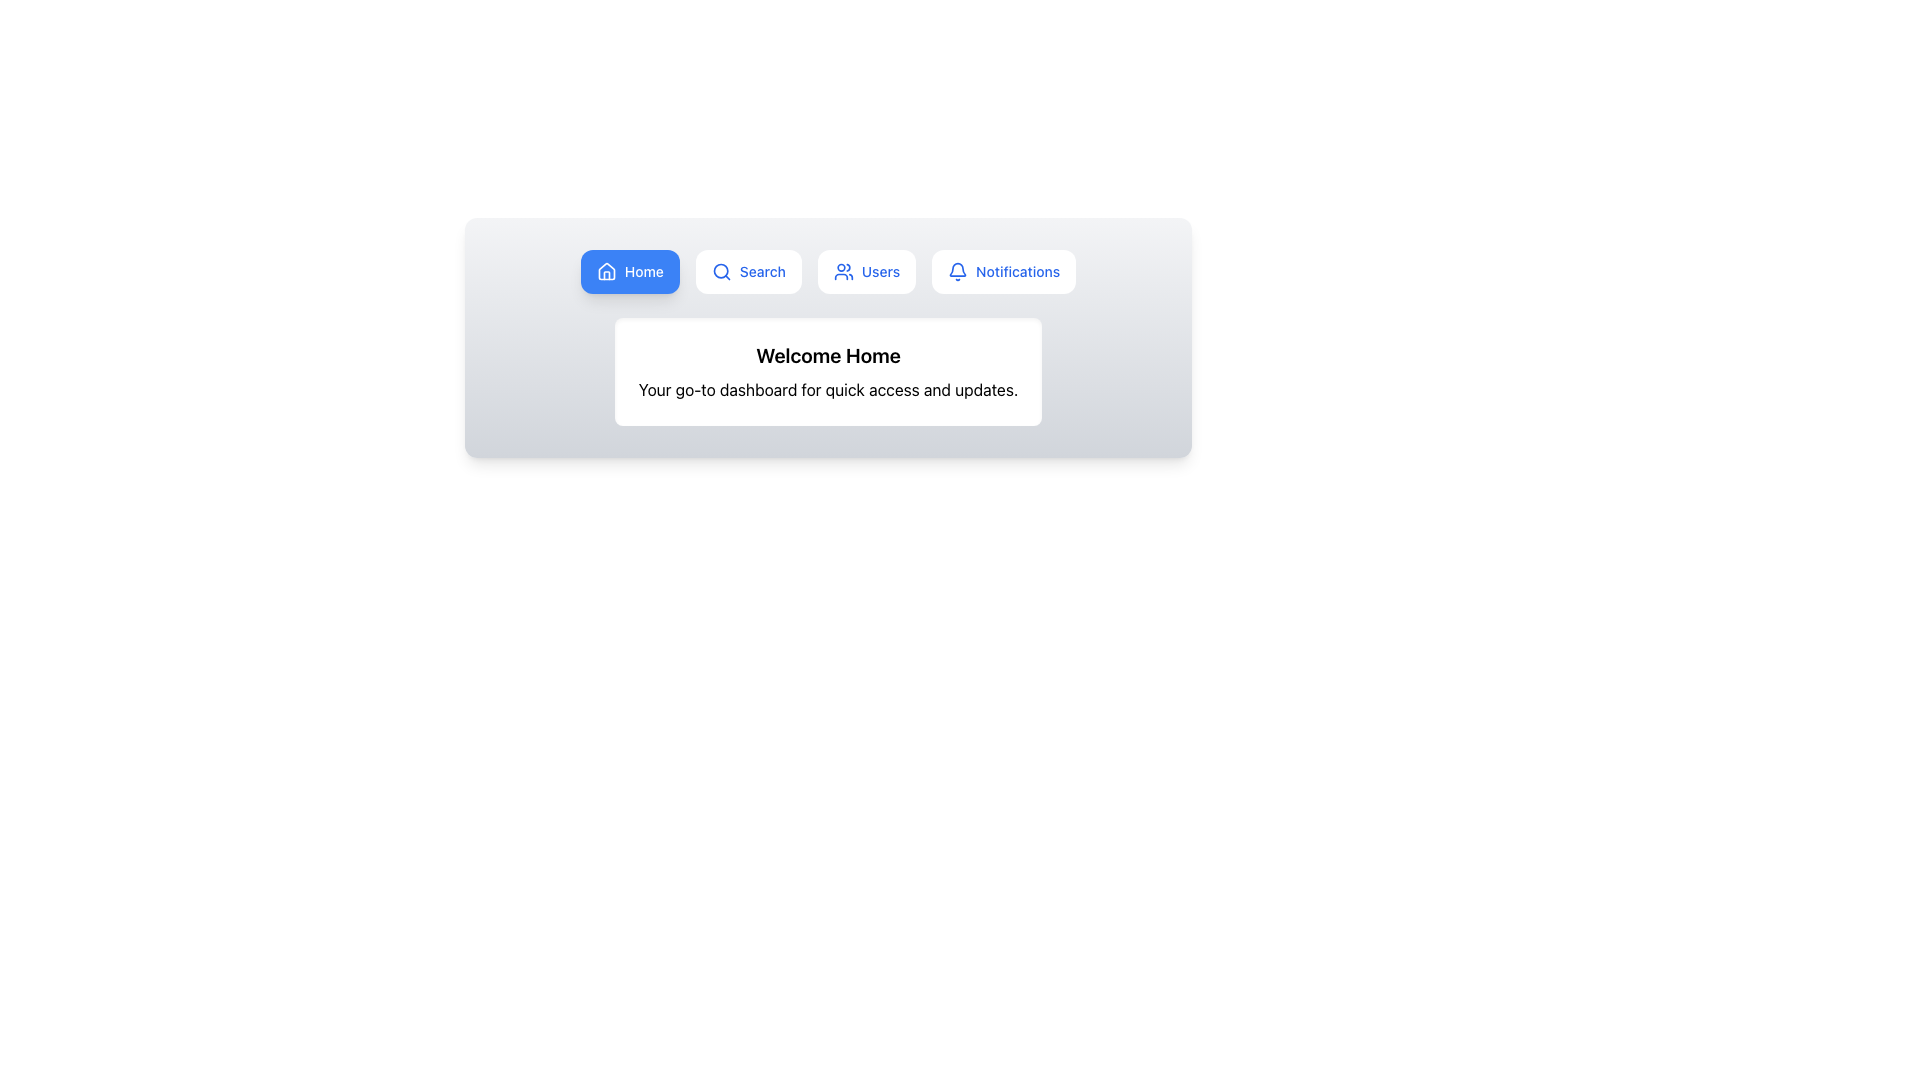 Image resolution: width=1920 pixels, height=1080 pixels. I want to click on the central decorative SVG circle within the magnifying glass icon of the 'Search' button in the navigation bar, located immediately to the right of the 'Home' button, so click(720, 271).